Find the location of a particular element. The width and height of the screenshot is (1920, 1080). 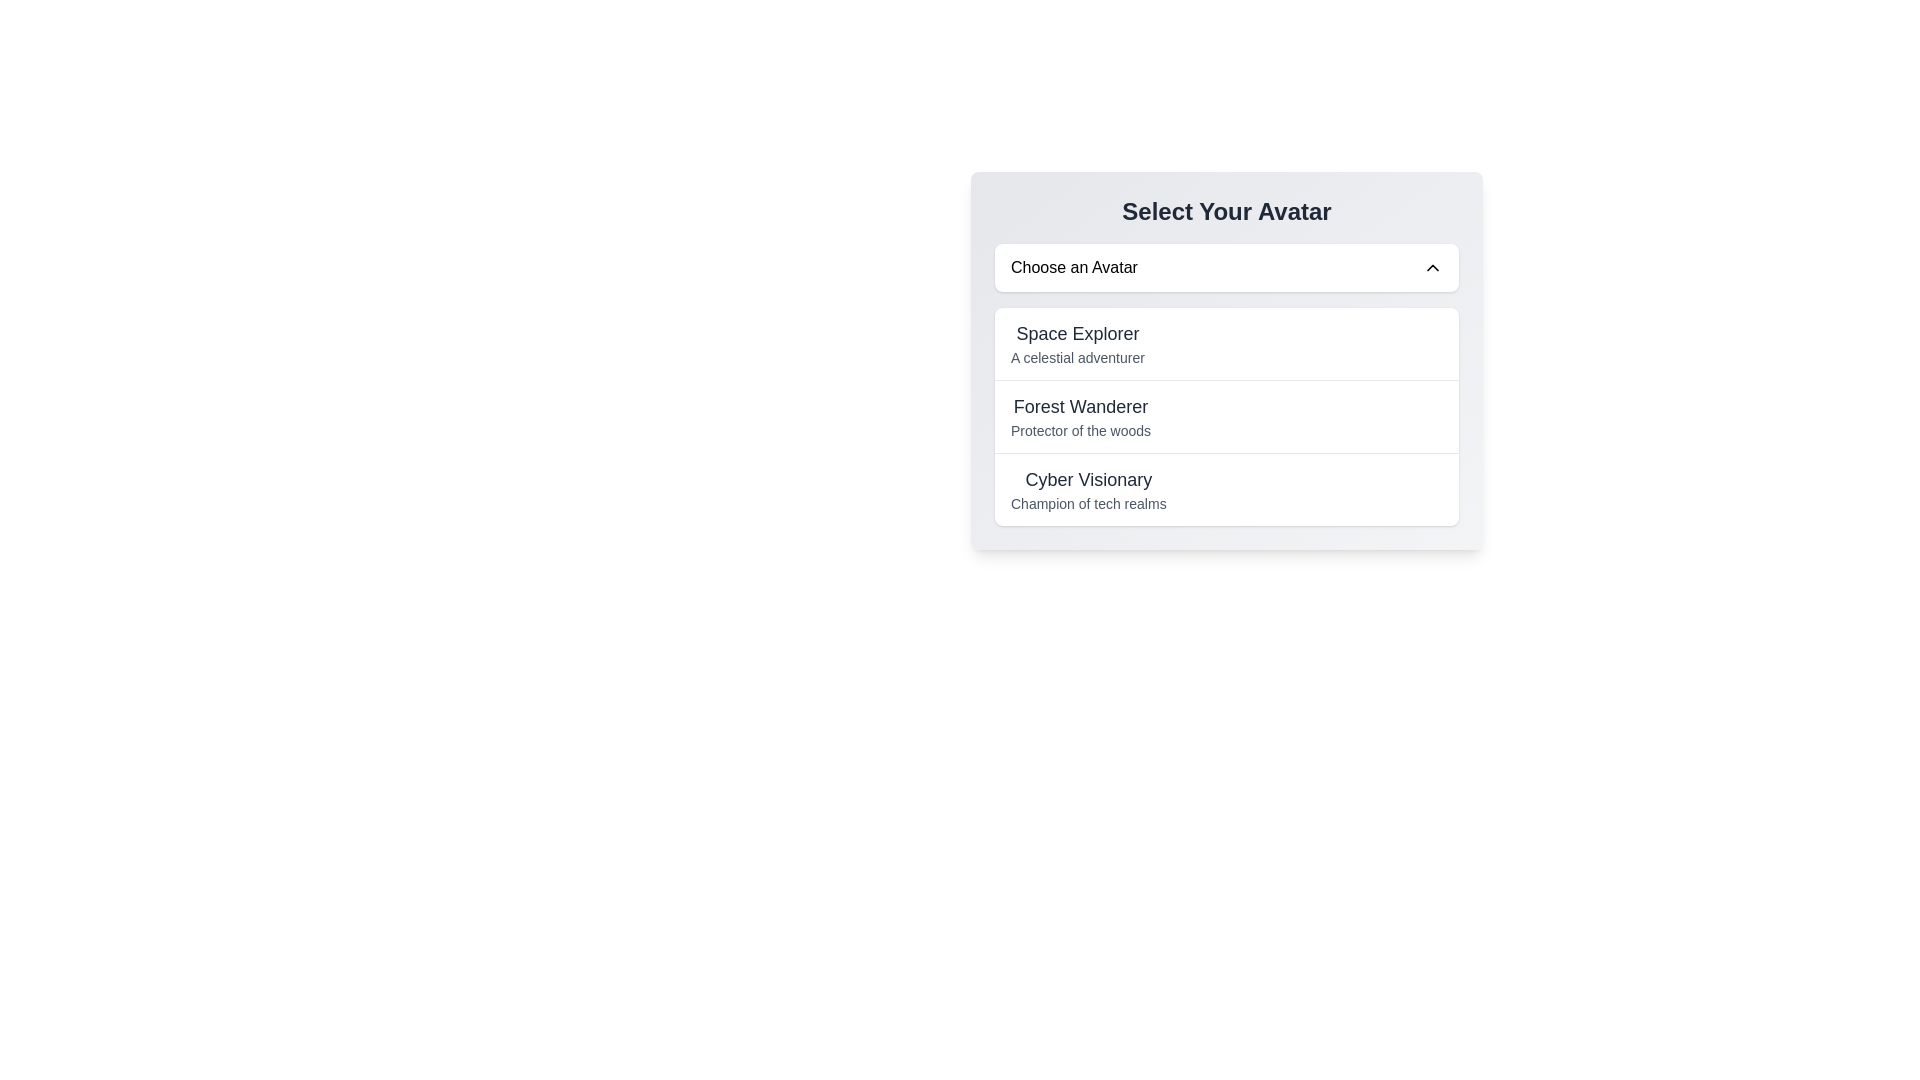

the label that indicates the selection of an avatar, located in the top left corner of a rectangular white card, aligned to the left edge and vertically centered, with an upward chevron icon to the right is located at coordinates (1073, 266).